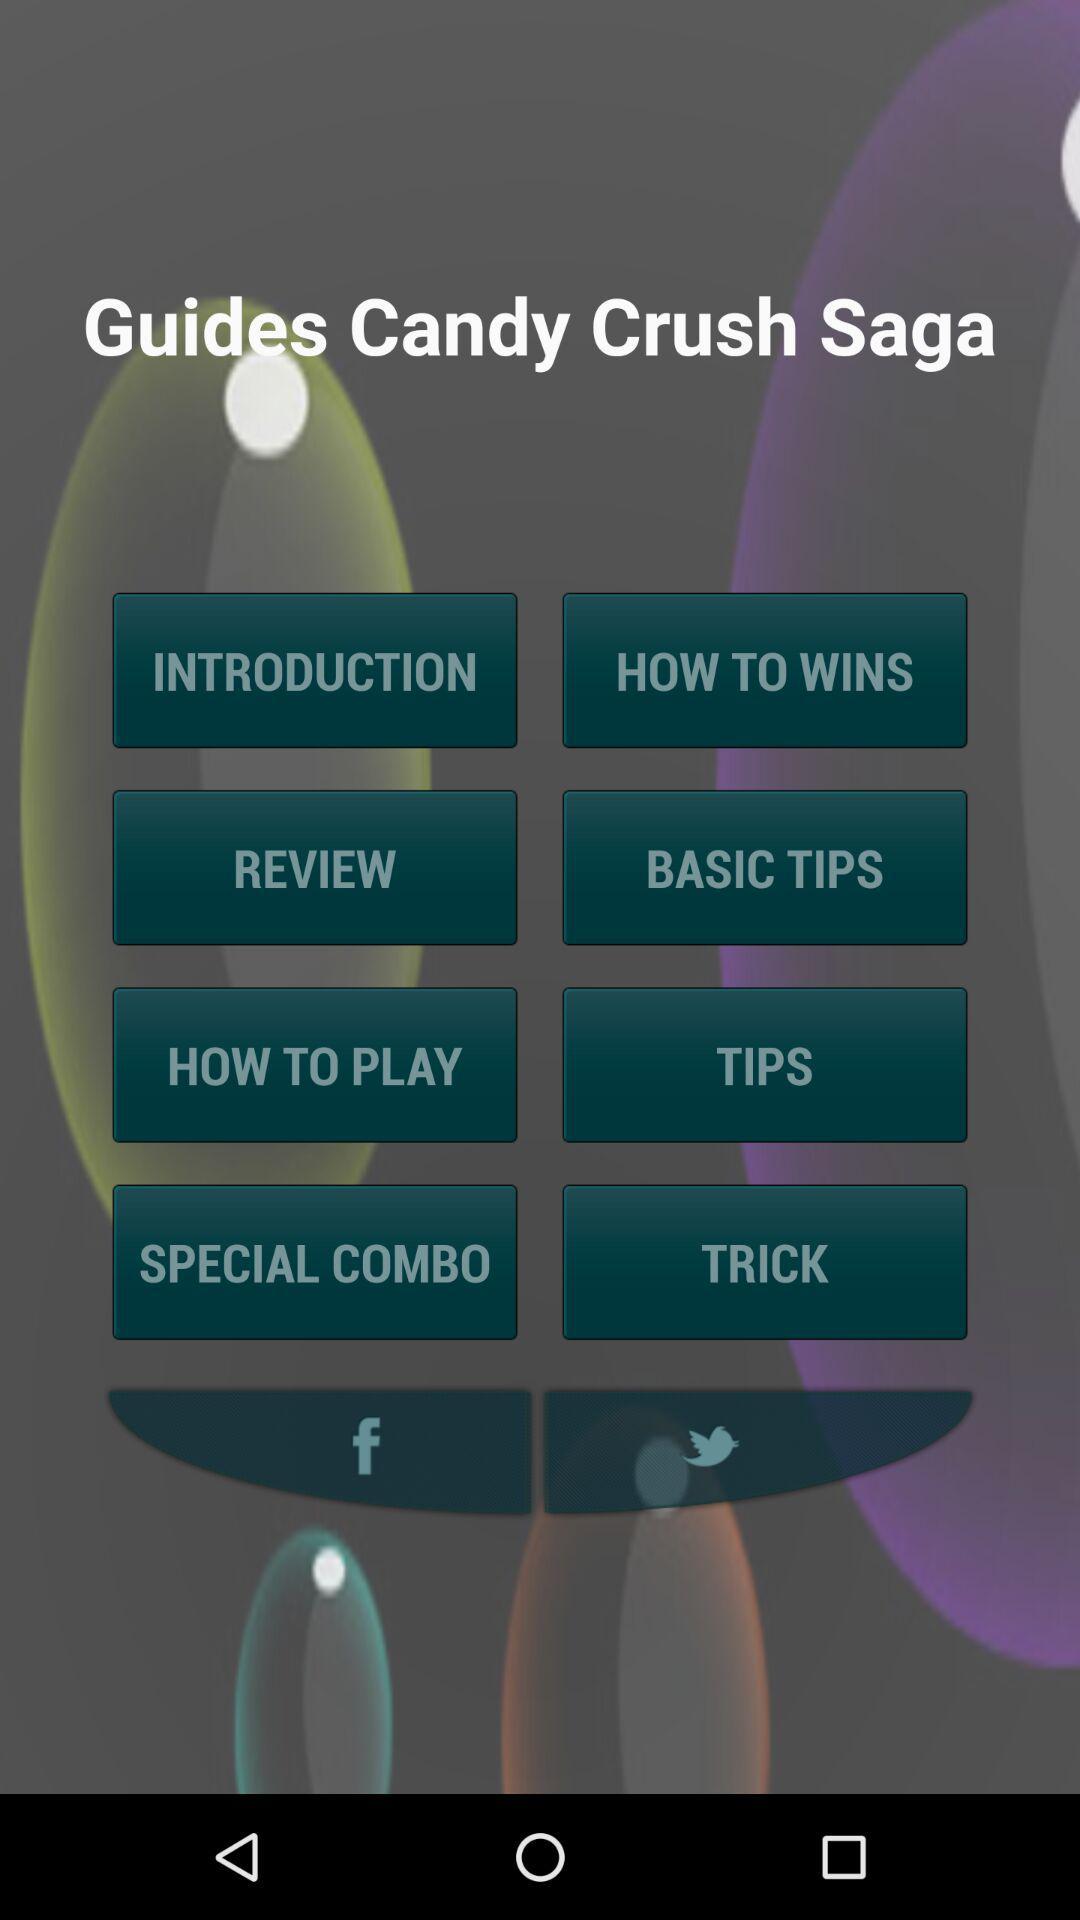  Describe the element at coordinates (764, 867) in the screenshot. I see `the basic tips item` at that location.